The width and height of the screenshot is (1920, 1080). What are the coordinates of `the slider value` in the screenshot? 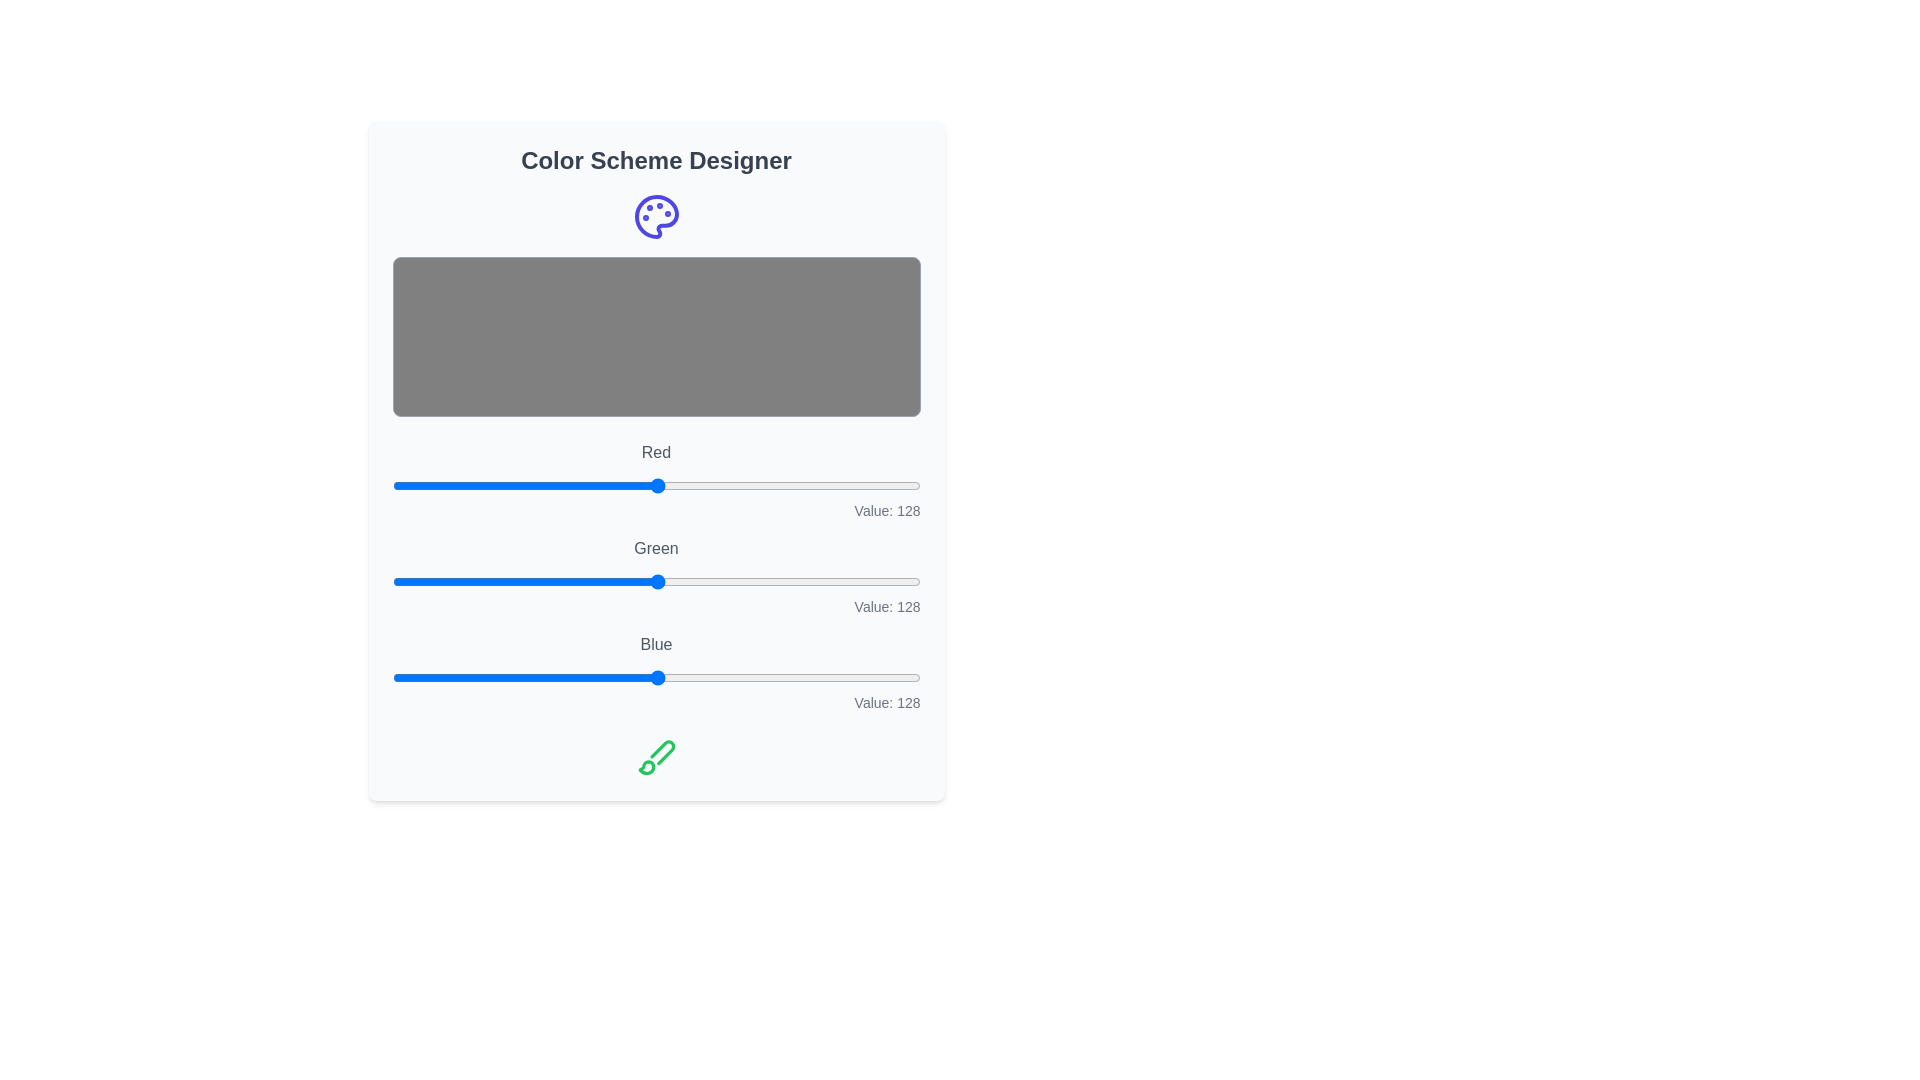 It's located at (416, 677).